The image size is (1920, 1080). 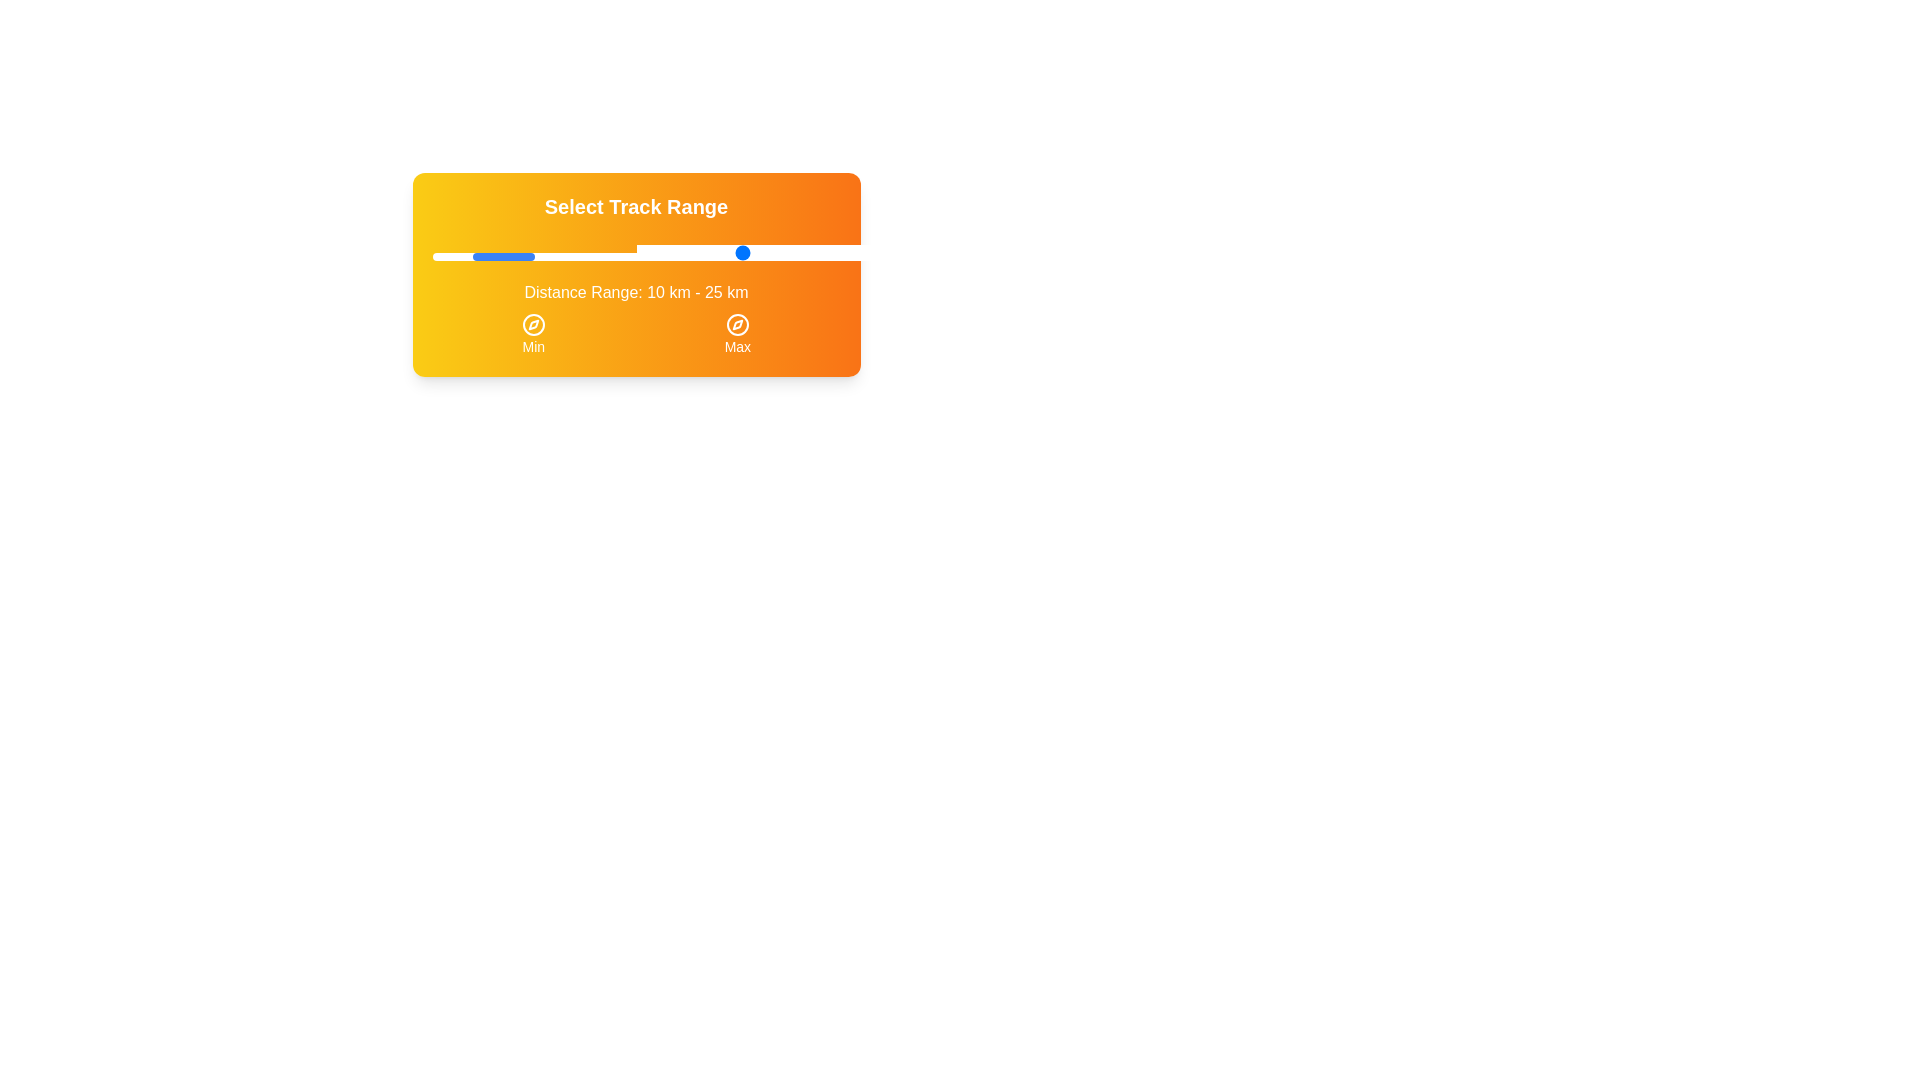 I want to click on the range slider's value, so click(x=443, y=256).